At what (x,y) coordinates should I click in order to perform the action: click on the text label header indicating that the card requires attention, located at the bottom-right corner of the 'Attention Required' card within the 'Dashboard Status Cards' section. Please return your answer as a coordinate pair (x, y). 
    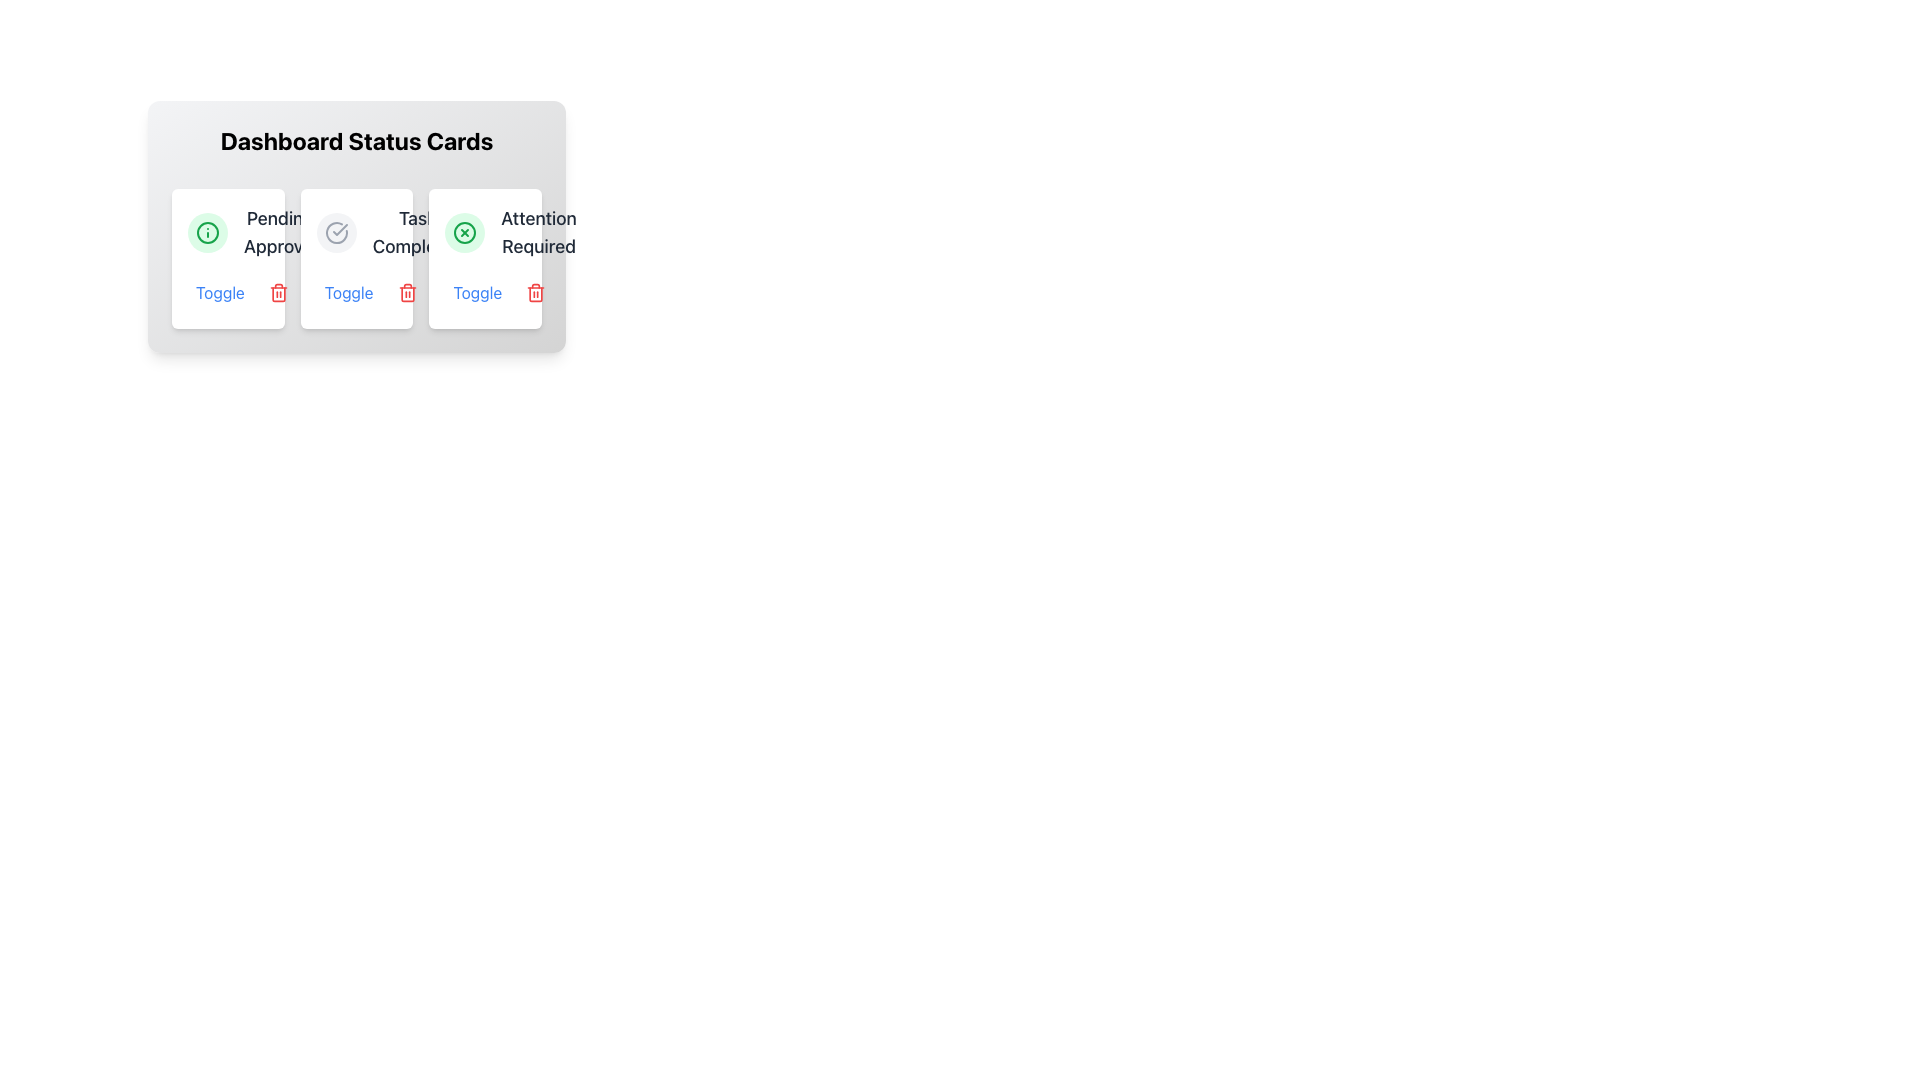
    Looking at the image, I should click on (539, 231).